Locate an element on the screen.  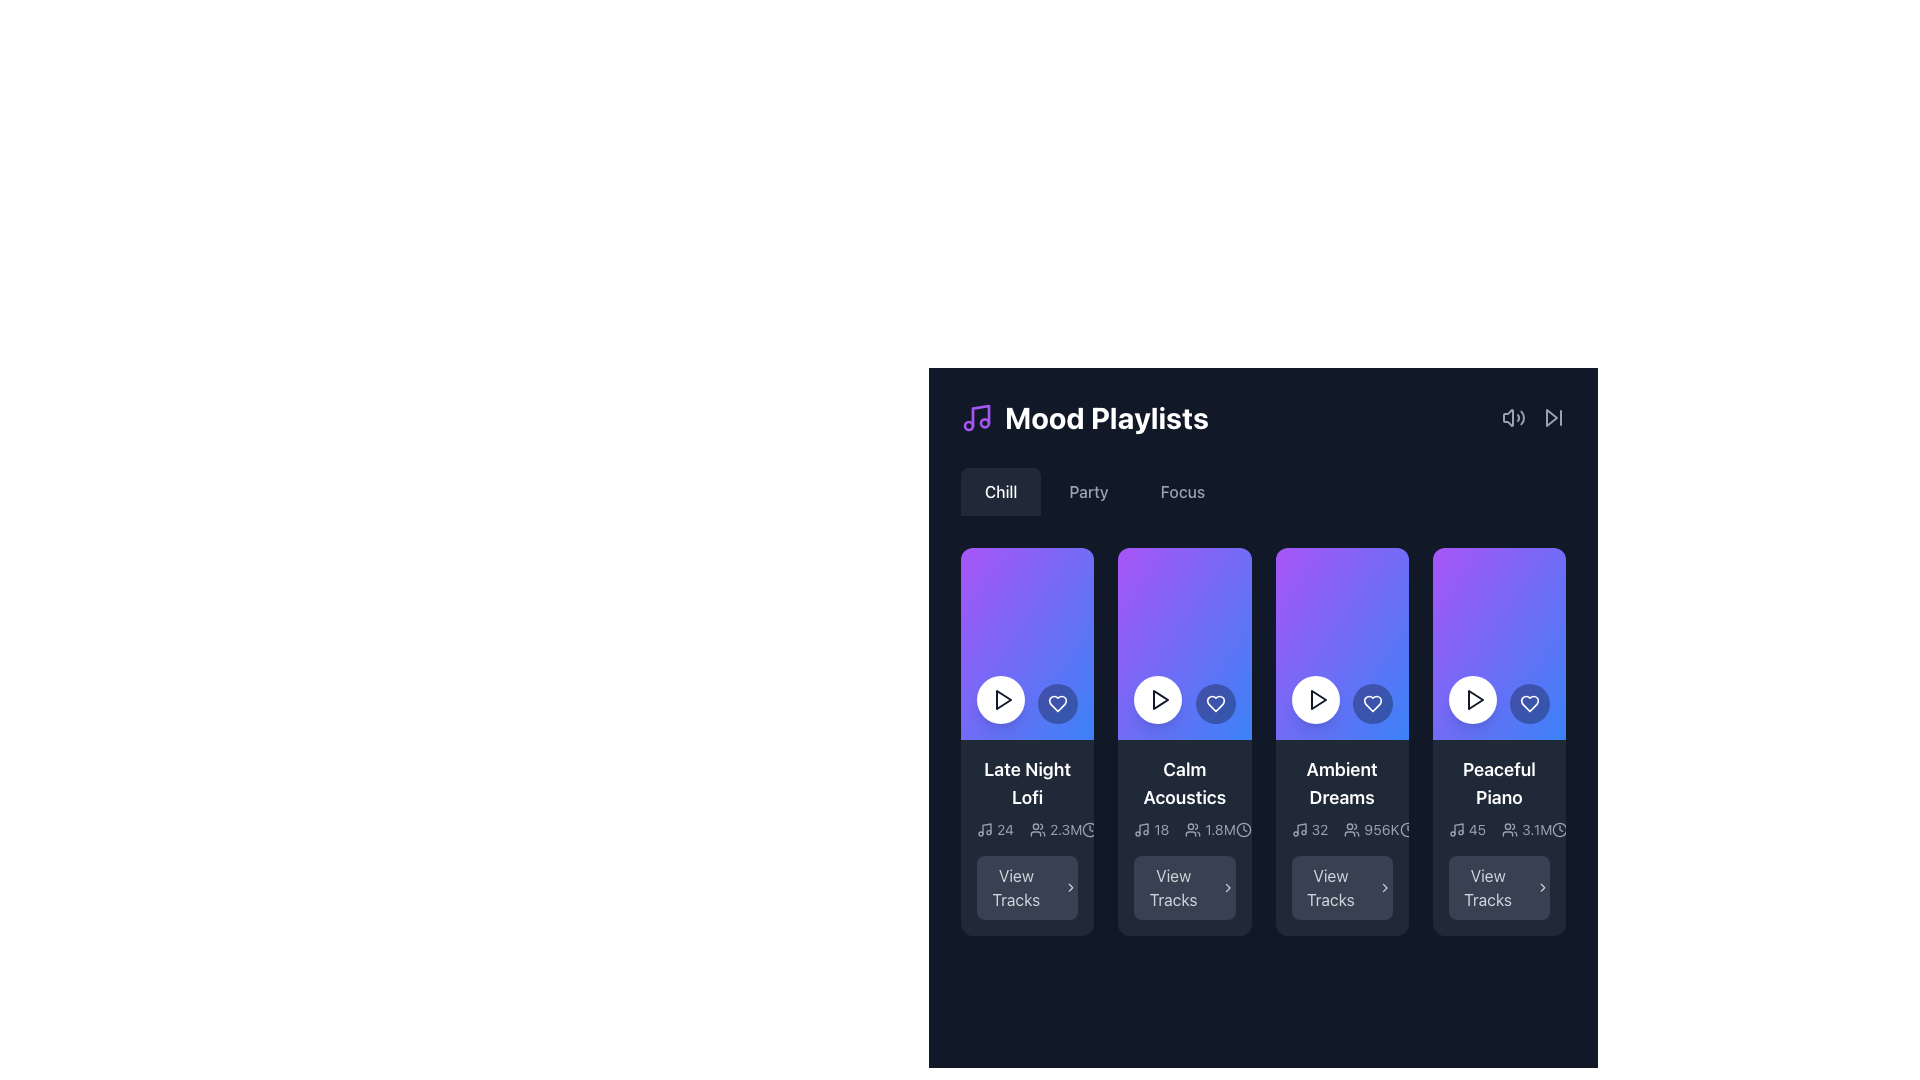
the statistics display showing the number of tracks (45) and followers (3.1M) located at the bottom part of the fourth playlist card, above the 'View Tracks' button is located at coordinates (1500, 829).